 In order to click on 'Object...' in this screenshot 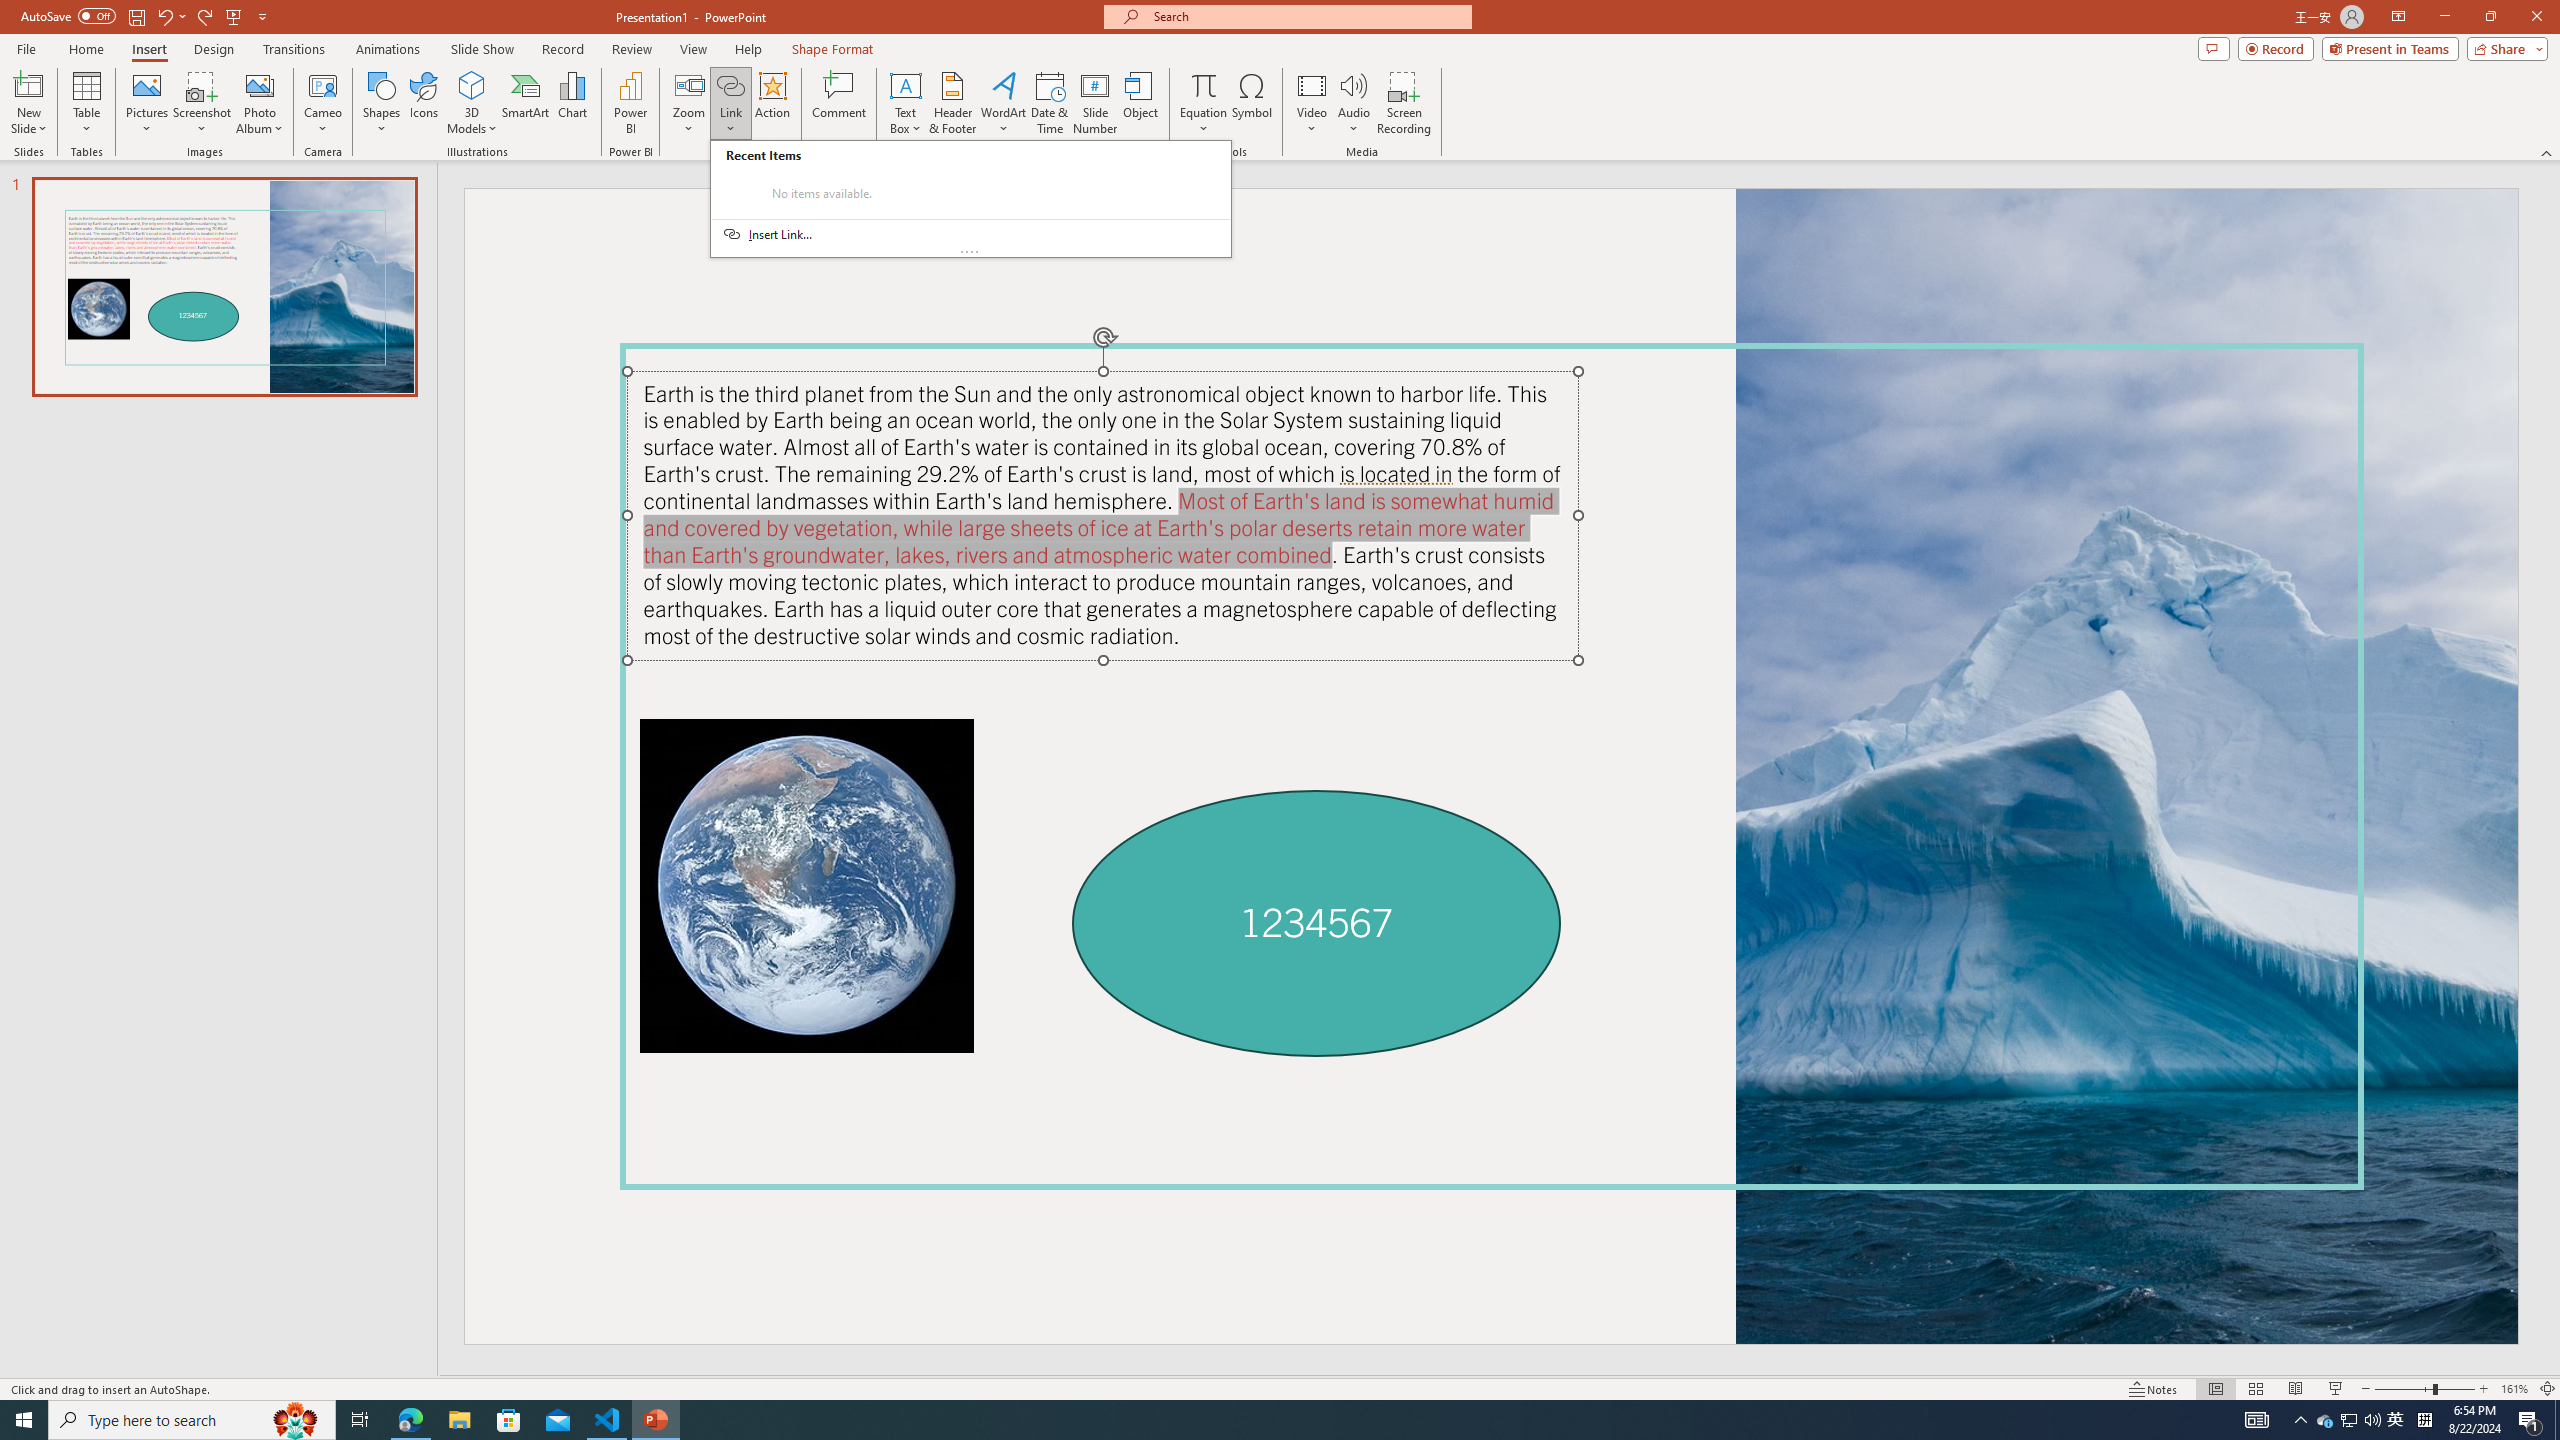, I will do `click(1141, 103)`.